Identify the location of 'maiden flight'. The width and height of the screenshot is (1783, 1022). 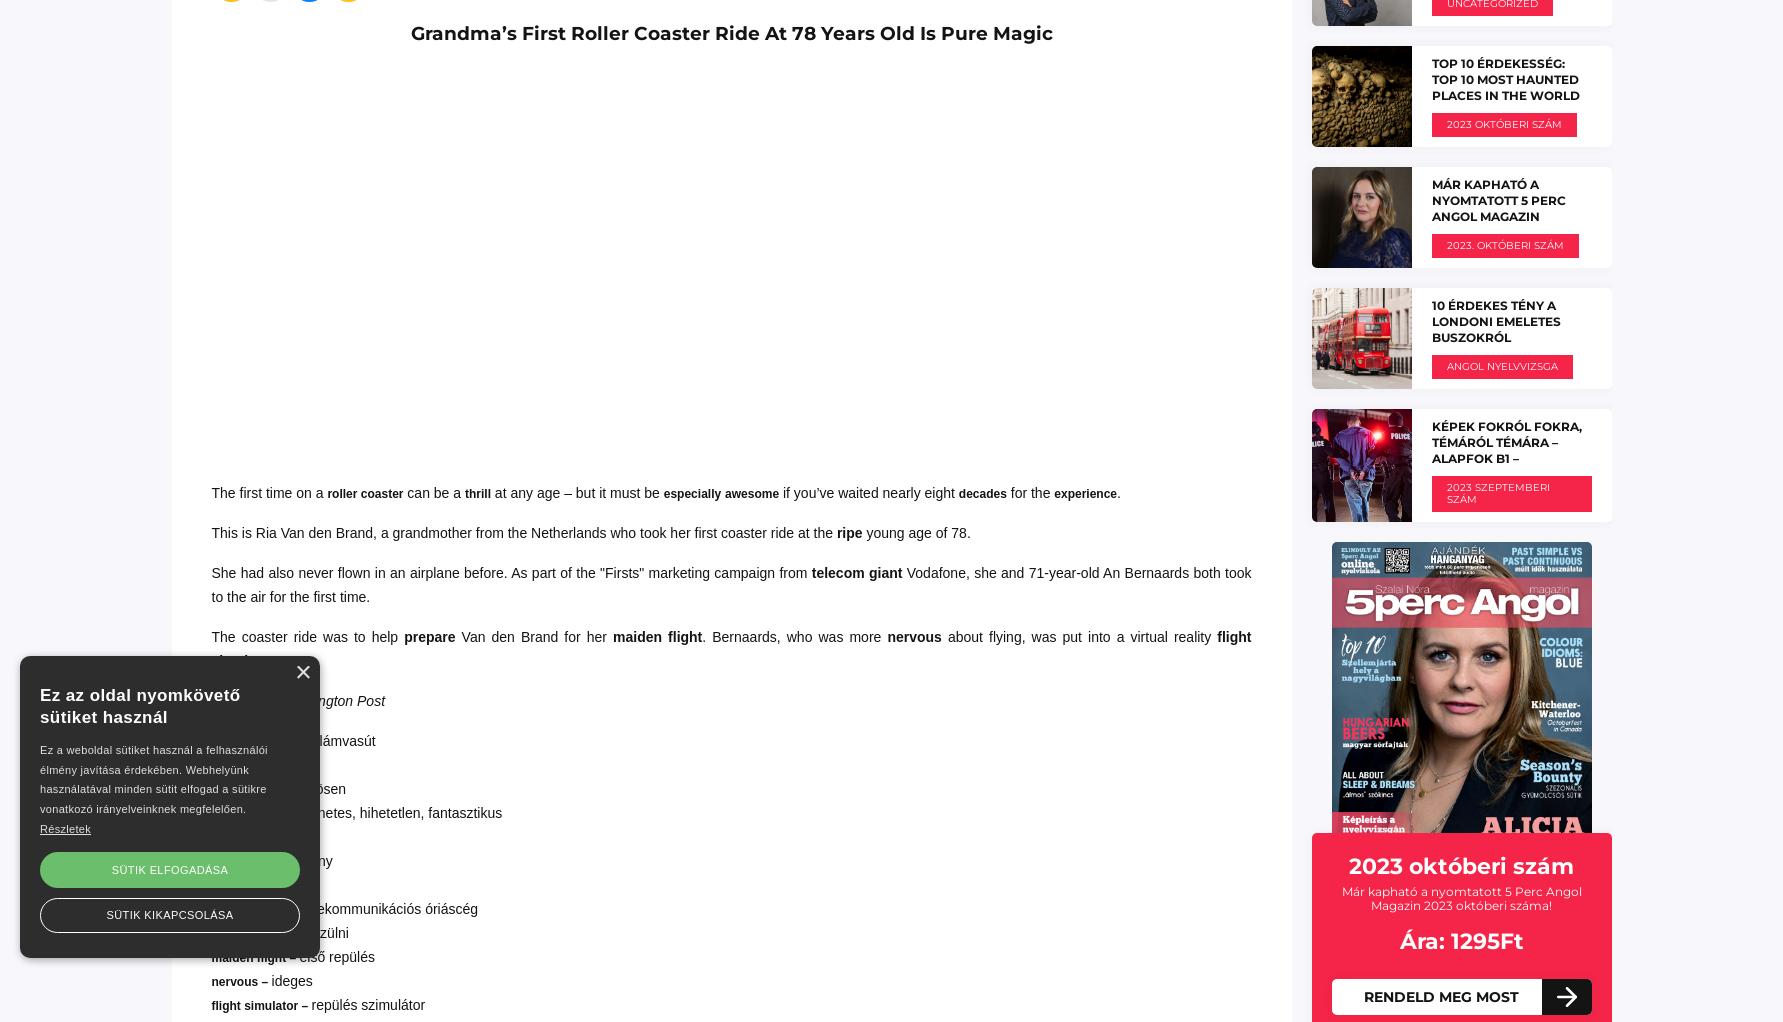
(657, 635).